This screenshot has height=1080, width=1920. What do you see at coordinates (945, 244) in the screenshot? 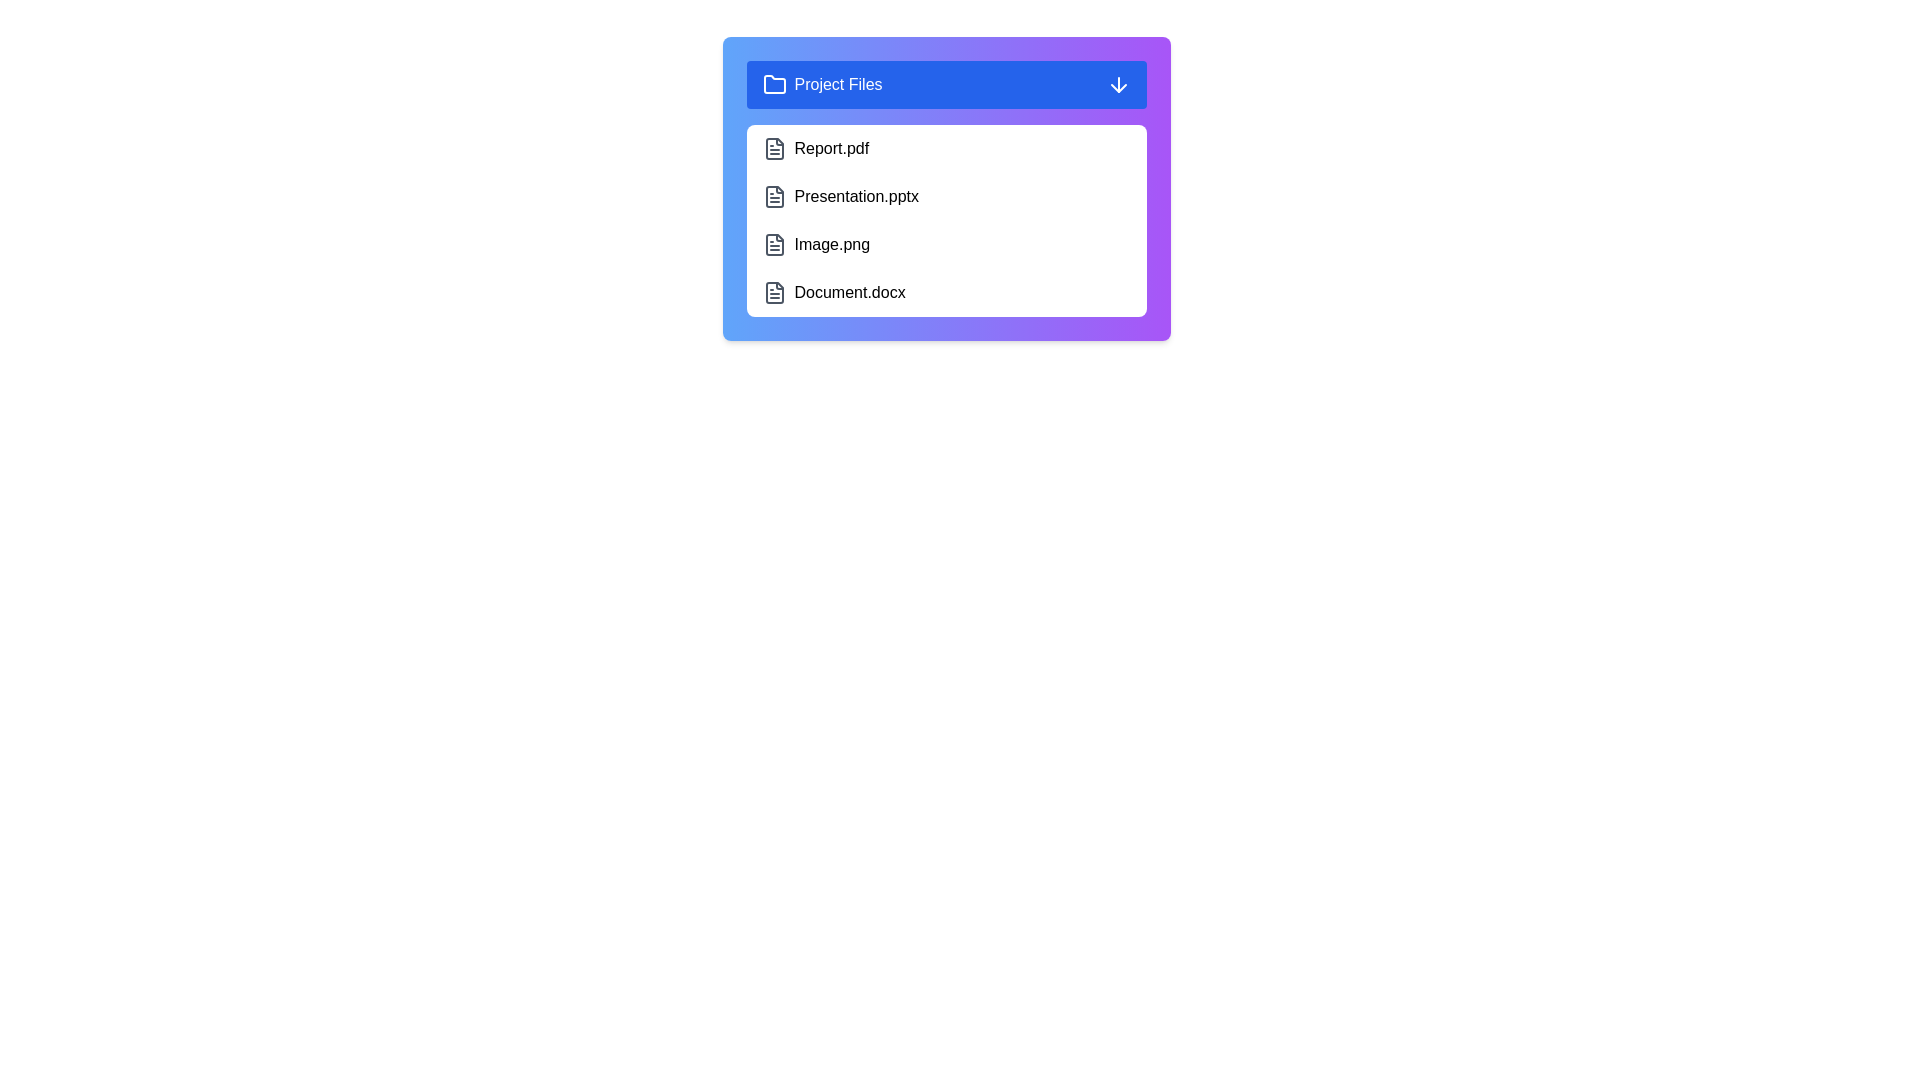
I see `the file item Image.png to observe visual feedback` at bounding box center [945, 244].